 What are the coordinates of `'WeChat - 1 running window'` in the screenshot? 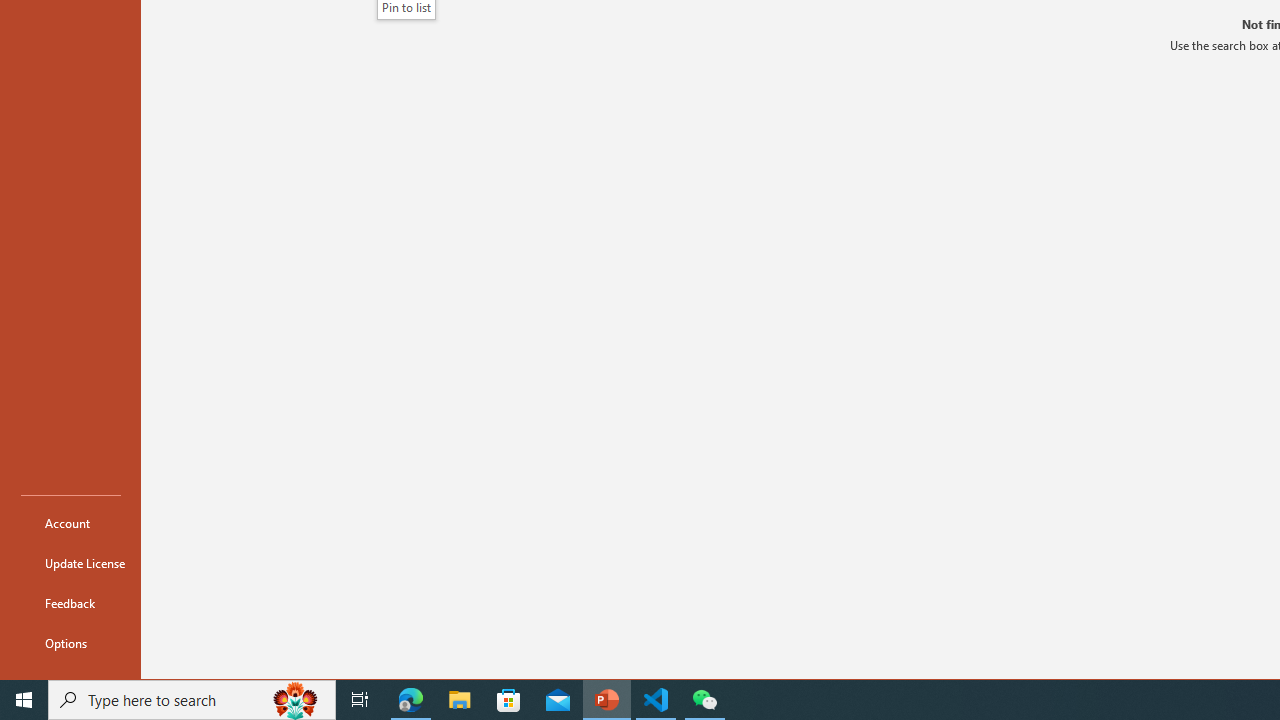 It's located at (705, 698).